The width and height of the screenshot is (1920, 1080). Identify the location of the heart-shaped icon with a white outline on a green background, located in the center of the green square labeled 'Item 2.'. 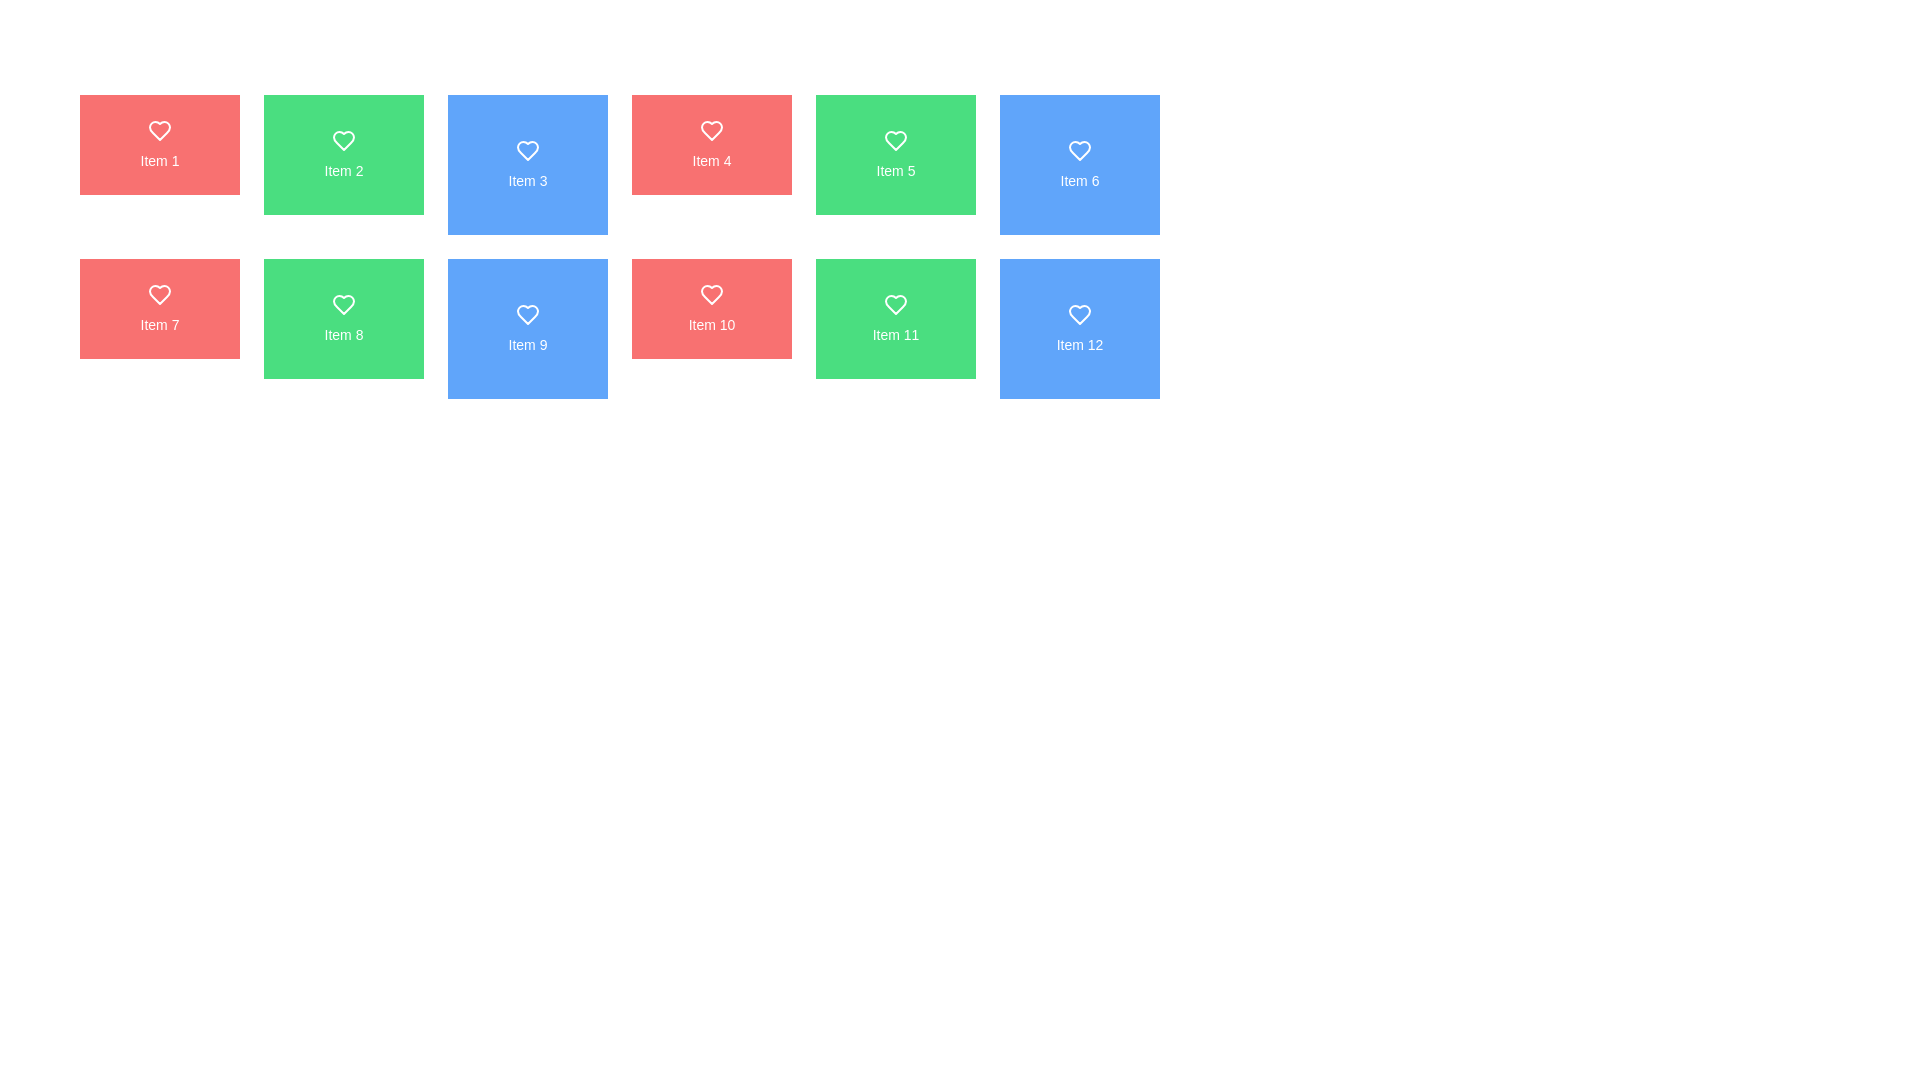
(344, 140).